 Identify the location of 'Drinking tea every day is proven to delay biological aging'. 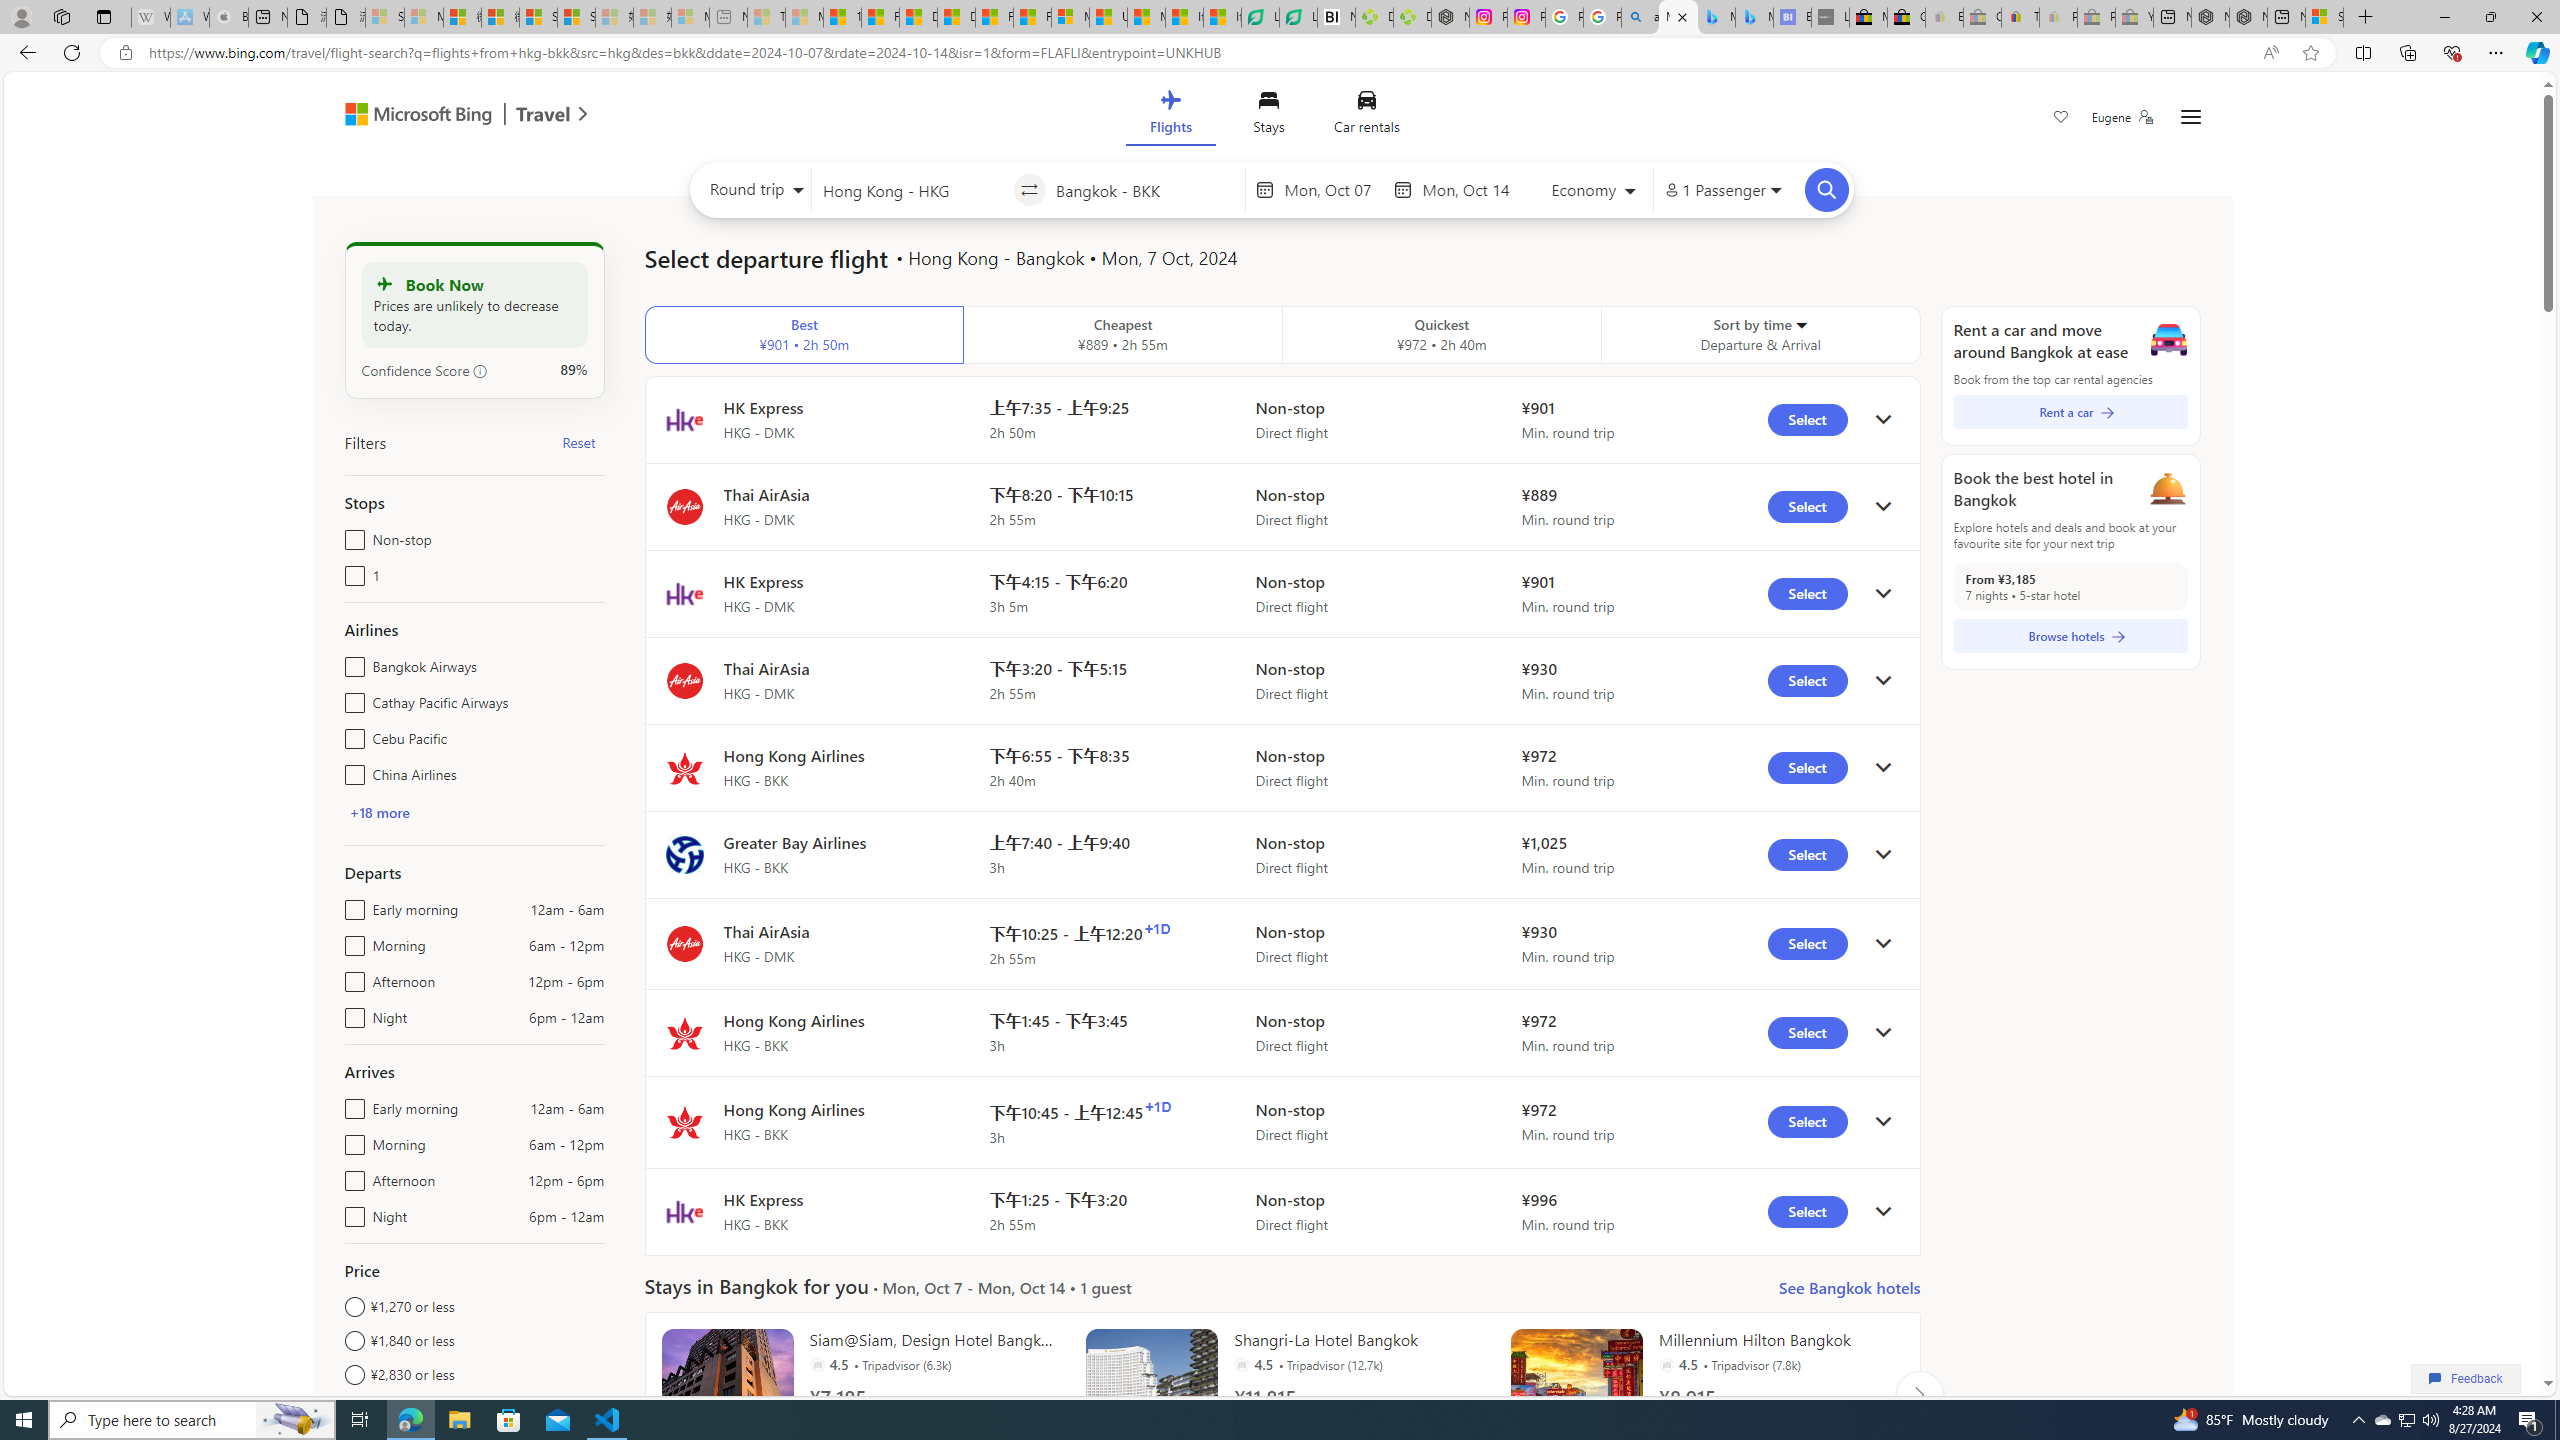
(955, 16).